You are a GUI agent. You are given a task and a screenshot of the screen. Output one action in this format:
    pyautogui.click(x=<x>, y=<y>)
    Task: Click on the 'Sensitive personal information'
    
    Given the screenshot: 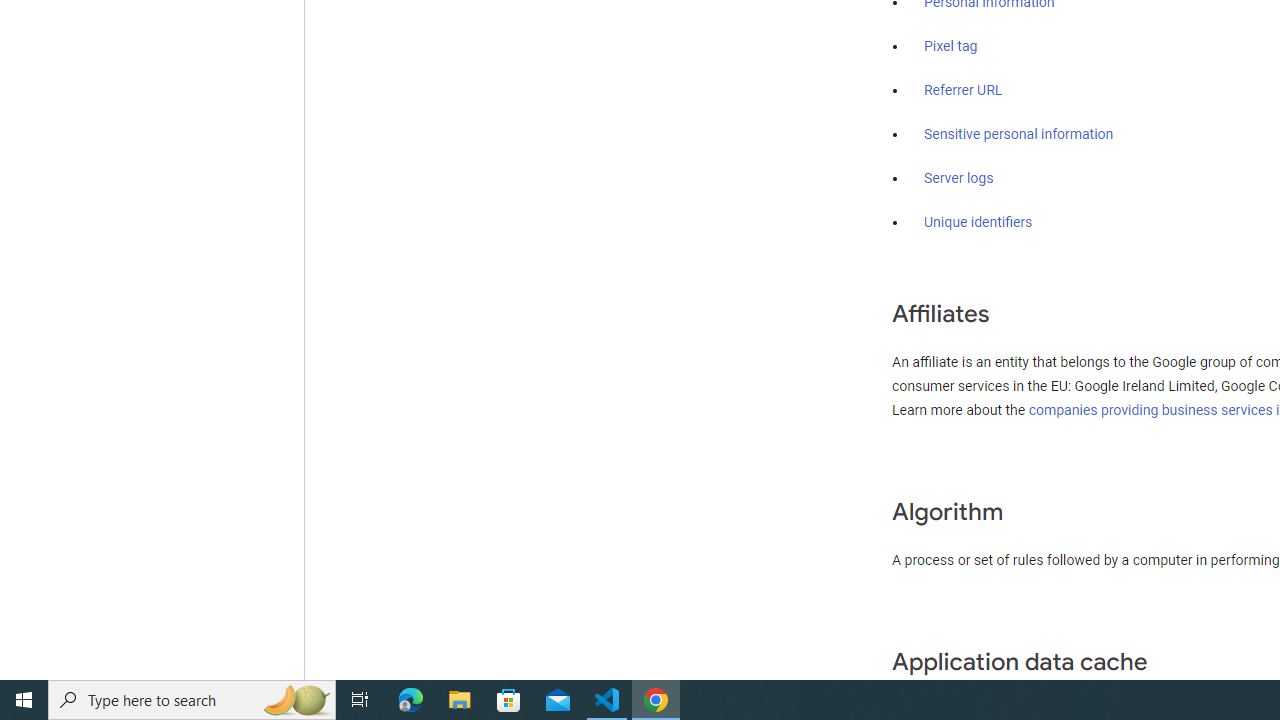 What is the action you would take?
    pyautogui.click(x=1018, y=135)
    